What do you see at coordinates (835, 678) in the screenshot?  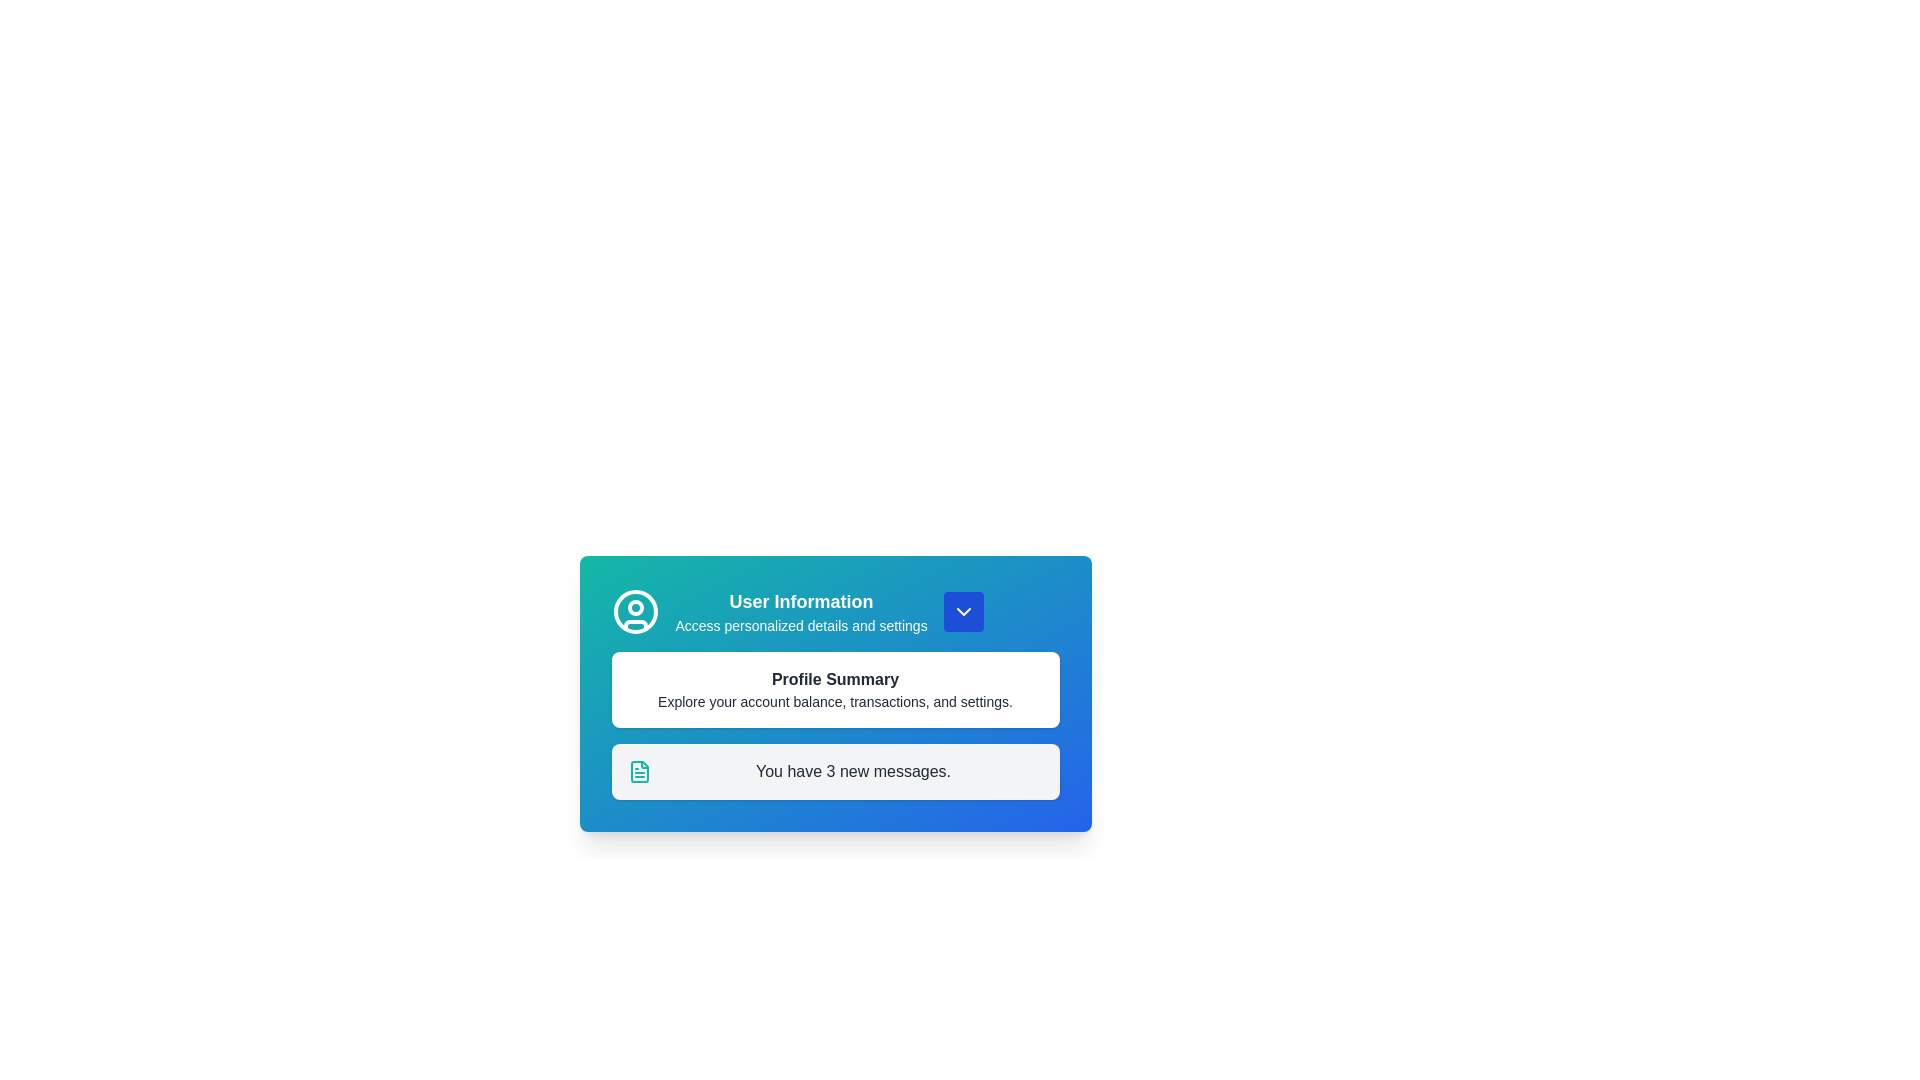 I see `the header-like text label that summarizes the purpose of the associated section, located in a rounded, white card below the 'User Information' header` at bounding box center [835, 678].